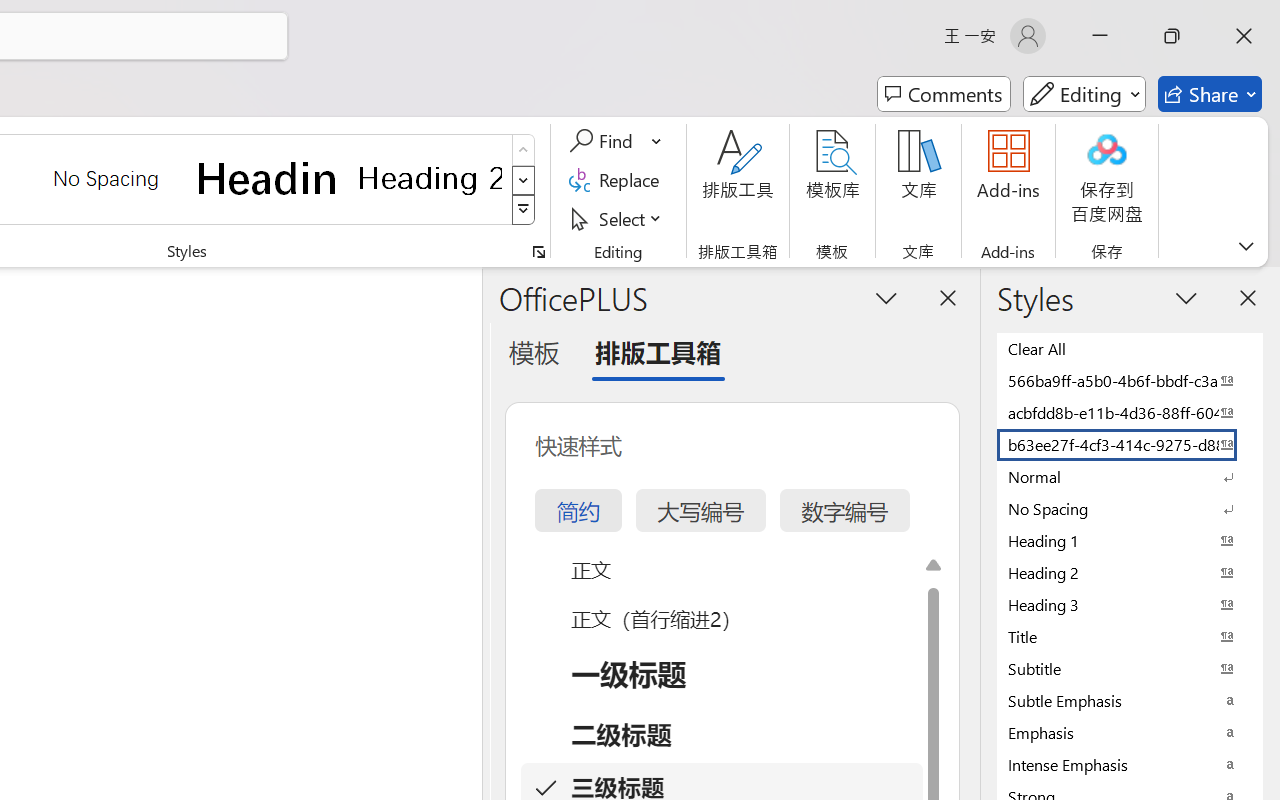  Describe the element at coordinates (1130, 476) in the screenshot. I see `'Normal'` at that location.